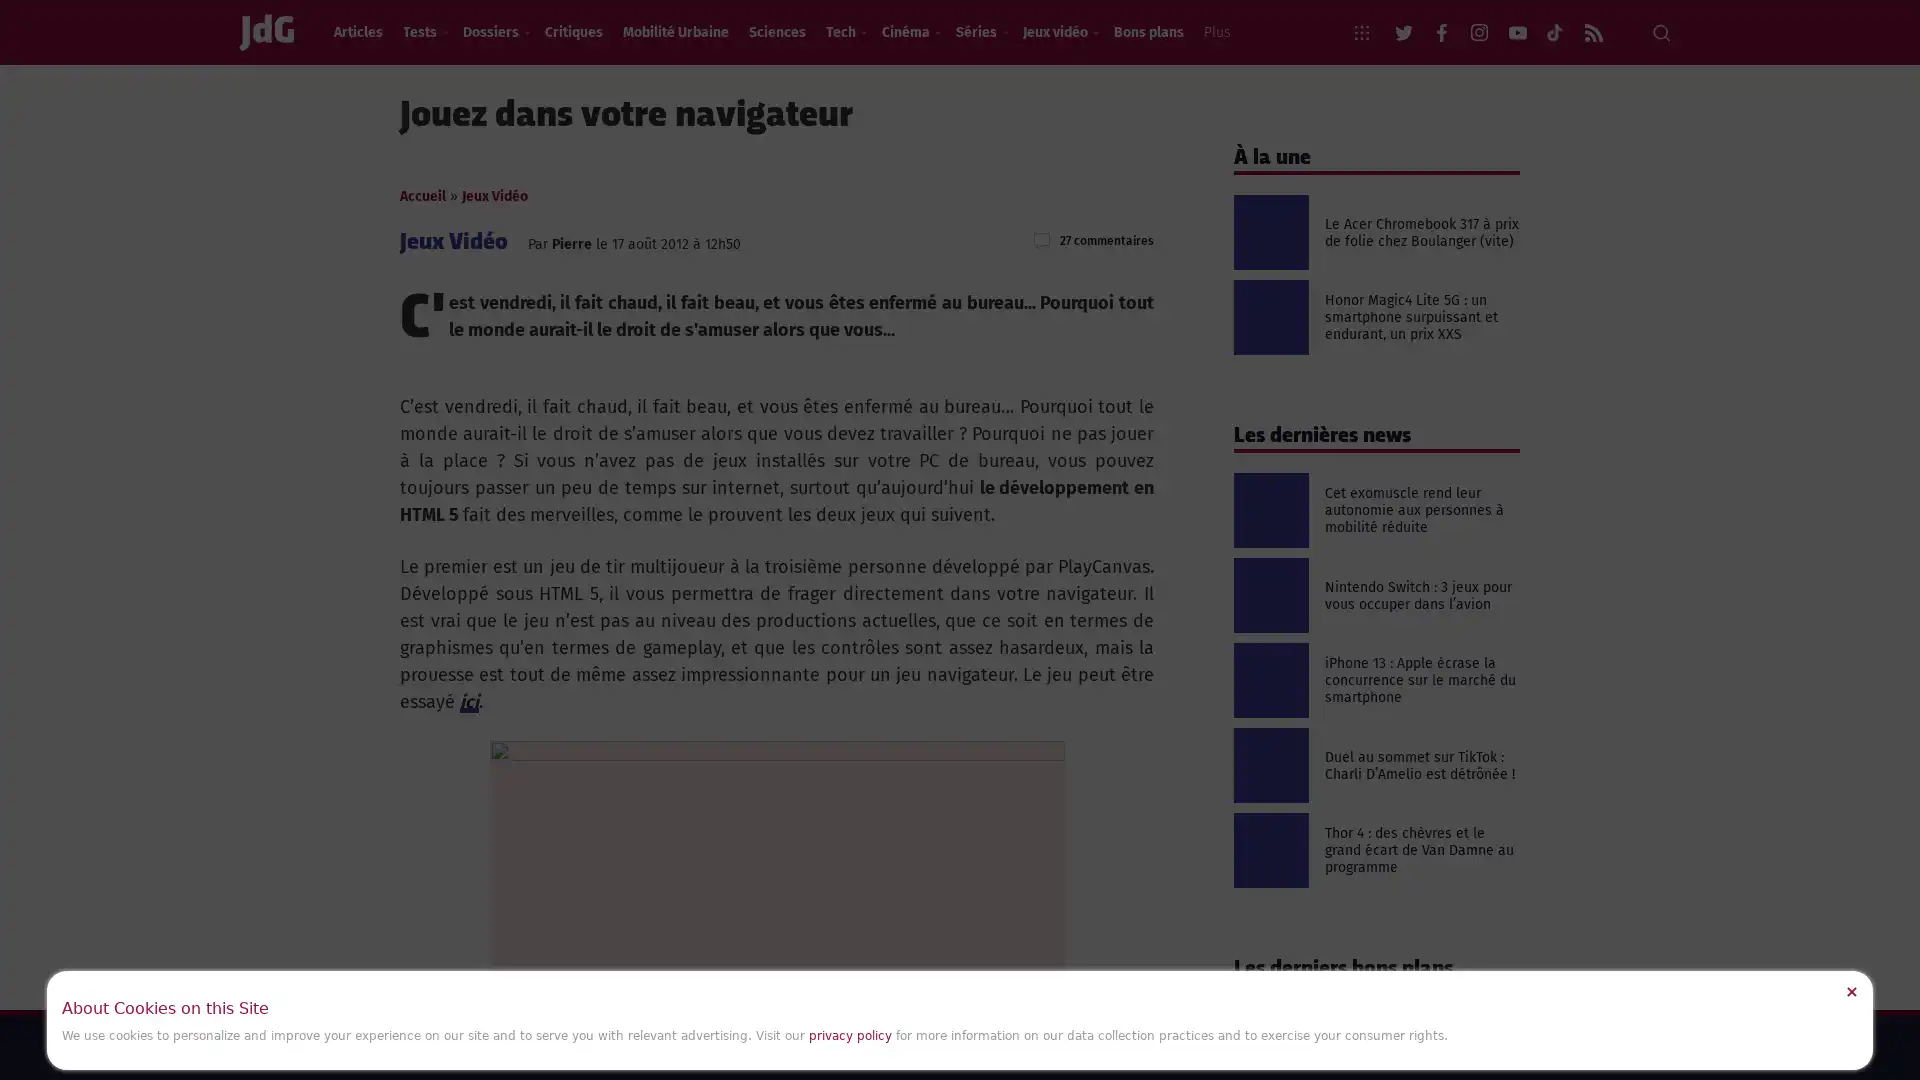 Image resolution: width=1920 pixels, height=1080 pixels. Describe the element at coordinates (1441, 31) in the screenshot. I see `facebook` at that location.